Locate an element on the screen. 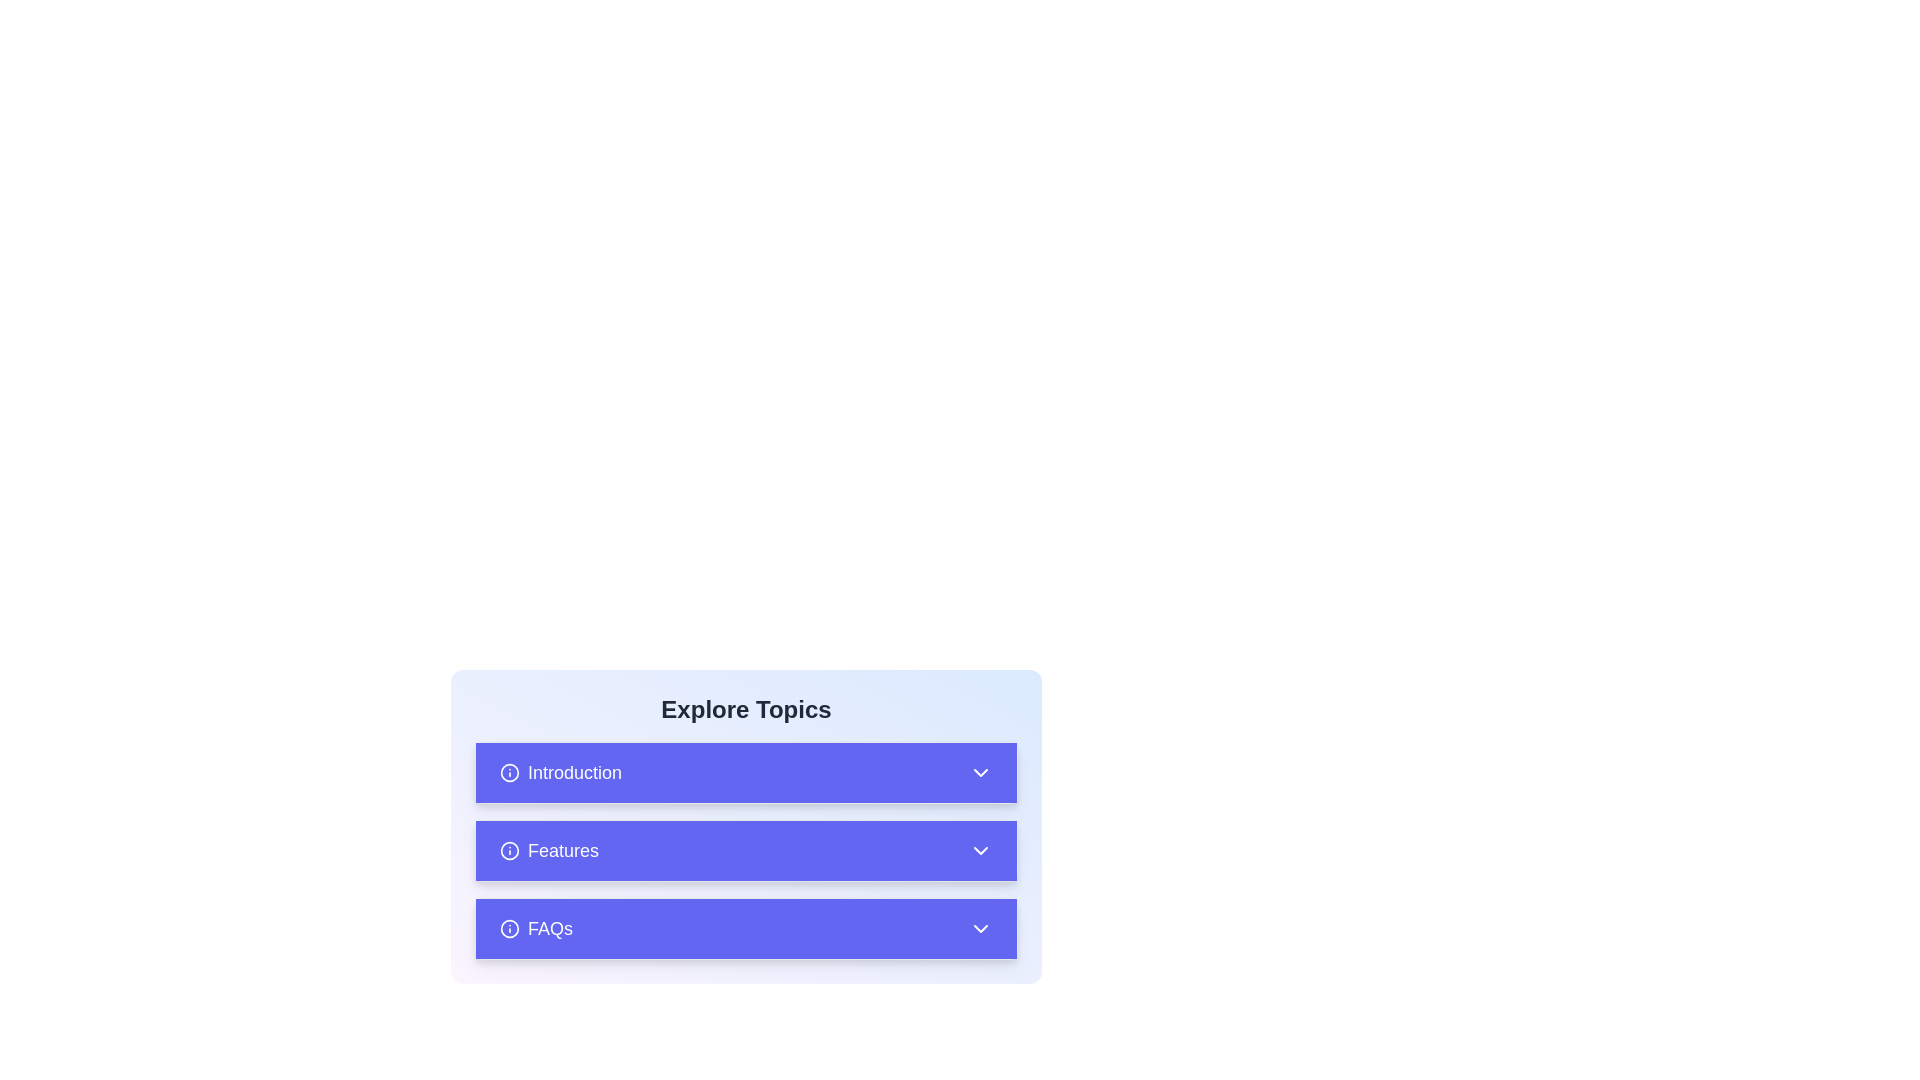 This screenshot has width=1920, height=1080. the 'Features' list item, which is the second component in a vertical list of topics including 'Introduction,' 'Features,' and 'FAQs,' is located at coordinates (549, 851).